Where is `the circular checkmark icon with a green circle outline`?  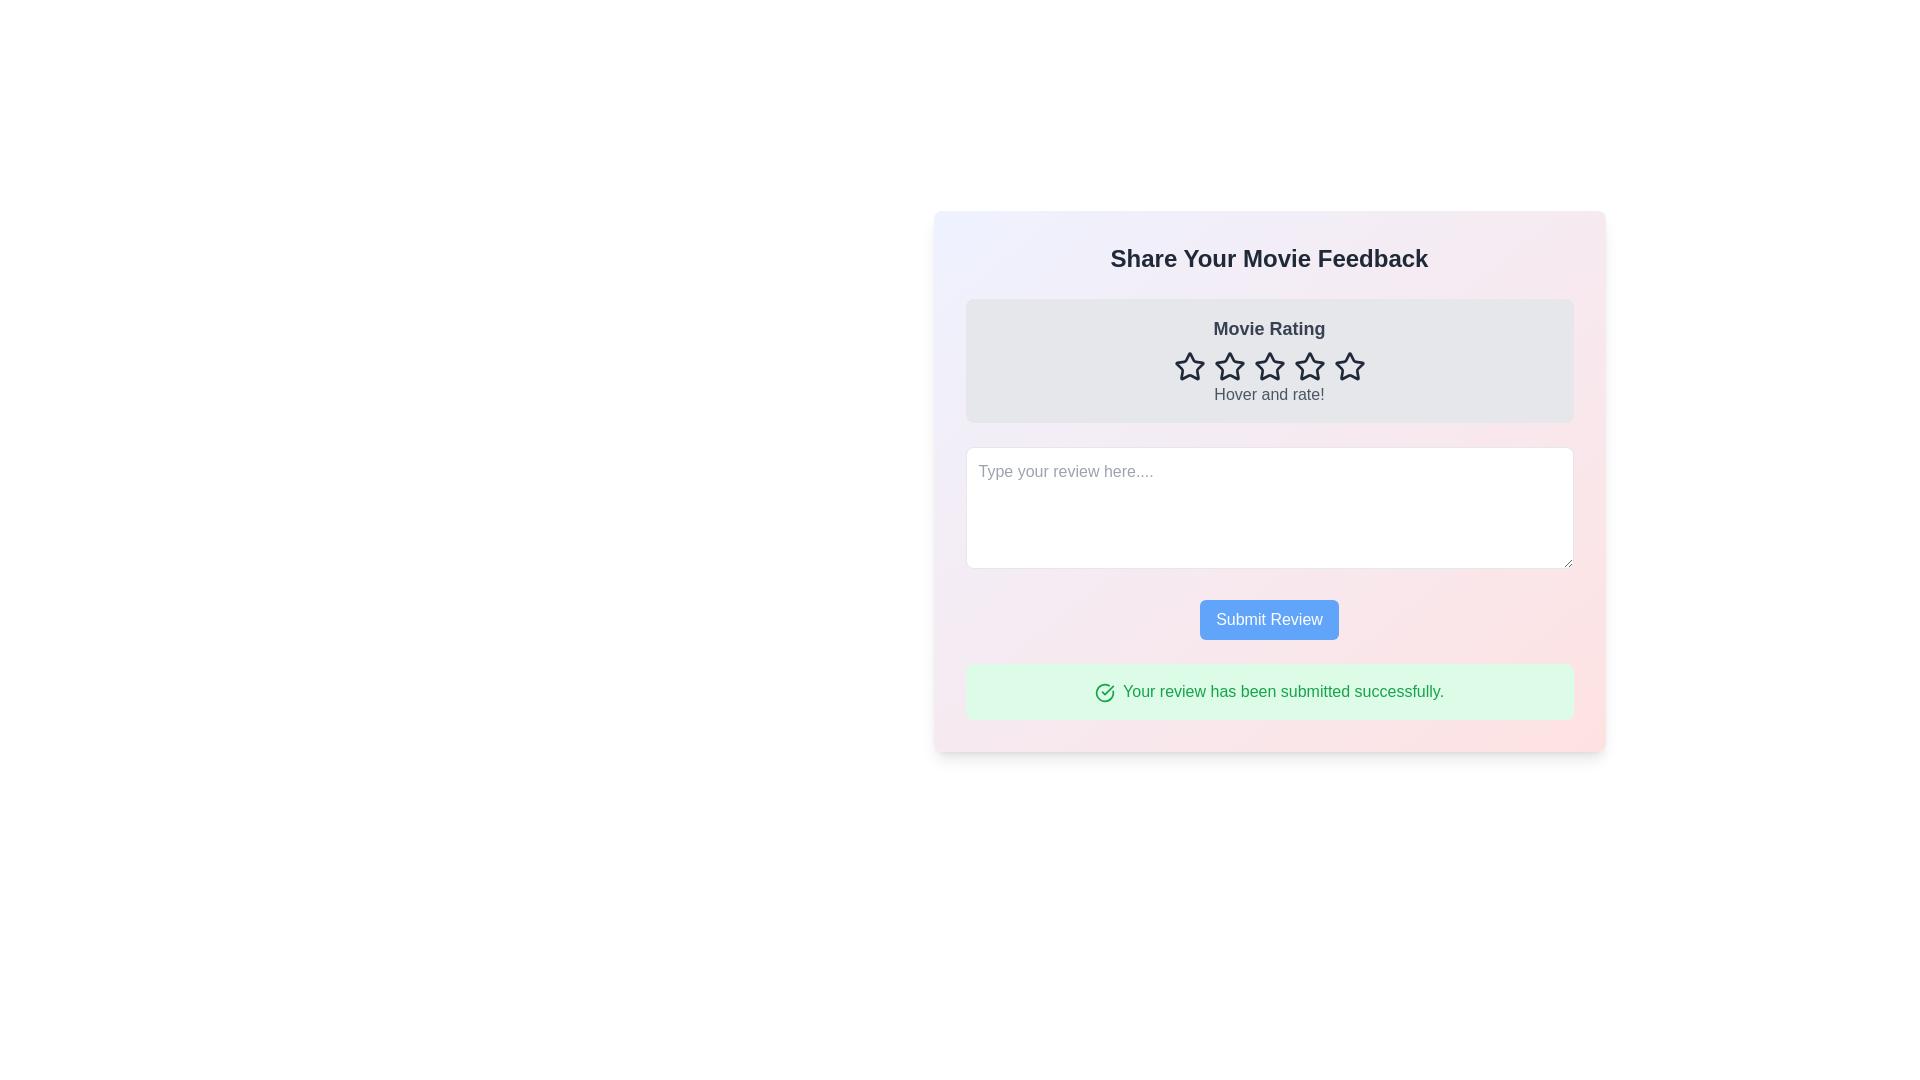
the circular checkmark icon with a green circle outline is located at coordinates (1103, 691).